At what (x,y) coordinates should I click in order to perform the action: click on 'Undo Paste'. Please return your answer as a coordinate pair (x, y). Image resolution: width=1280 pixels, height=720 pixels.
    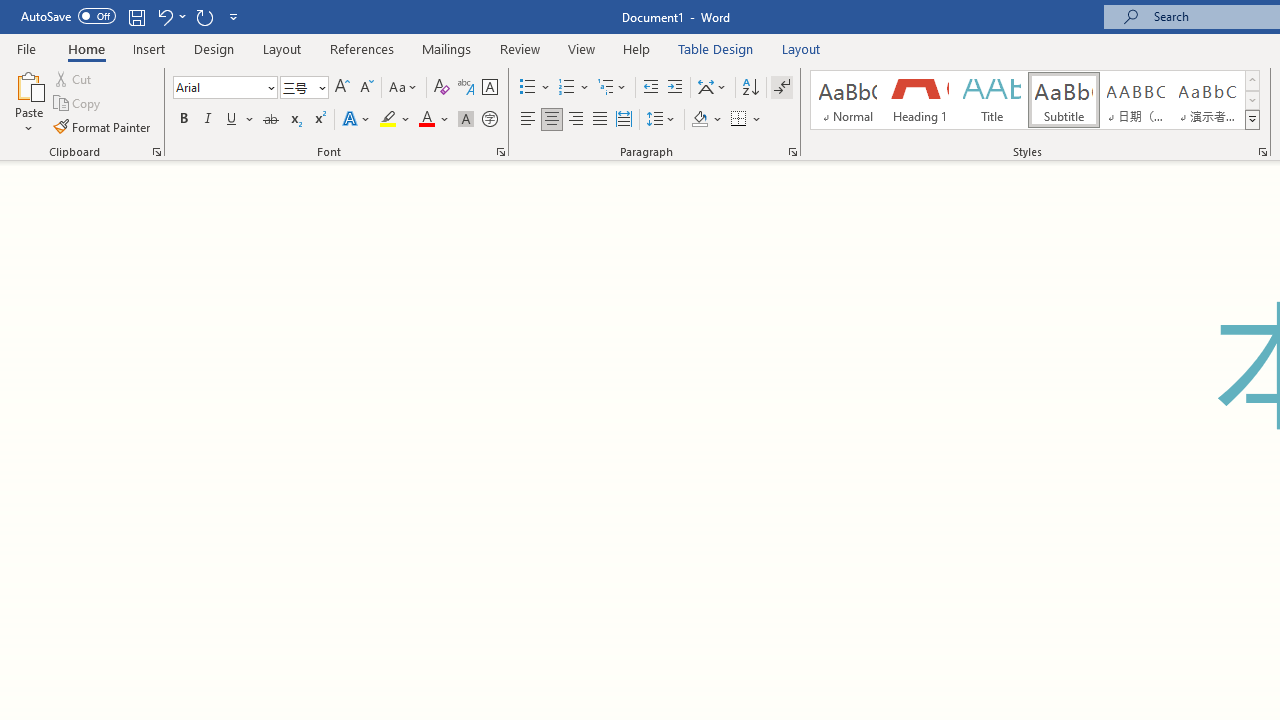
    Looking at the image, I should click on (164, 16).